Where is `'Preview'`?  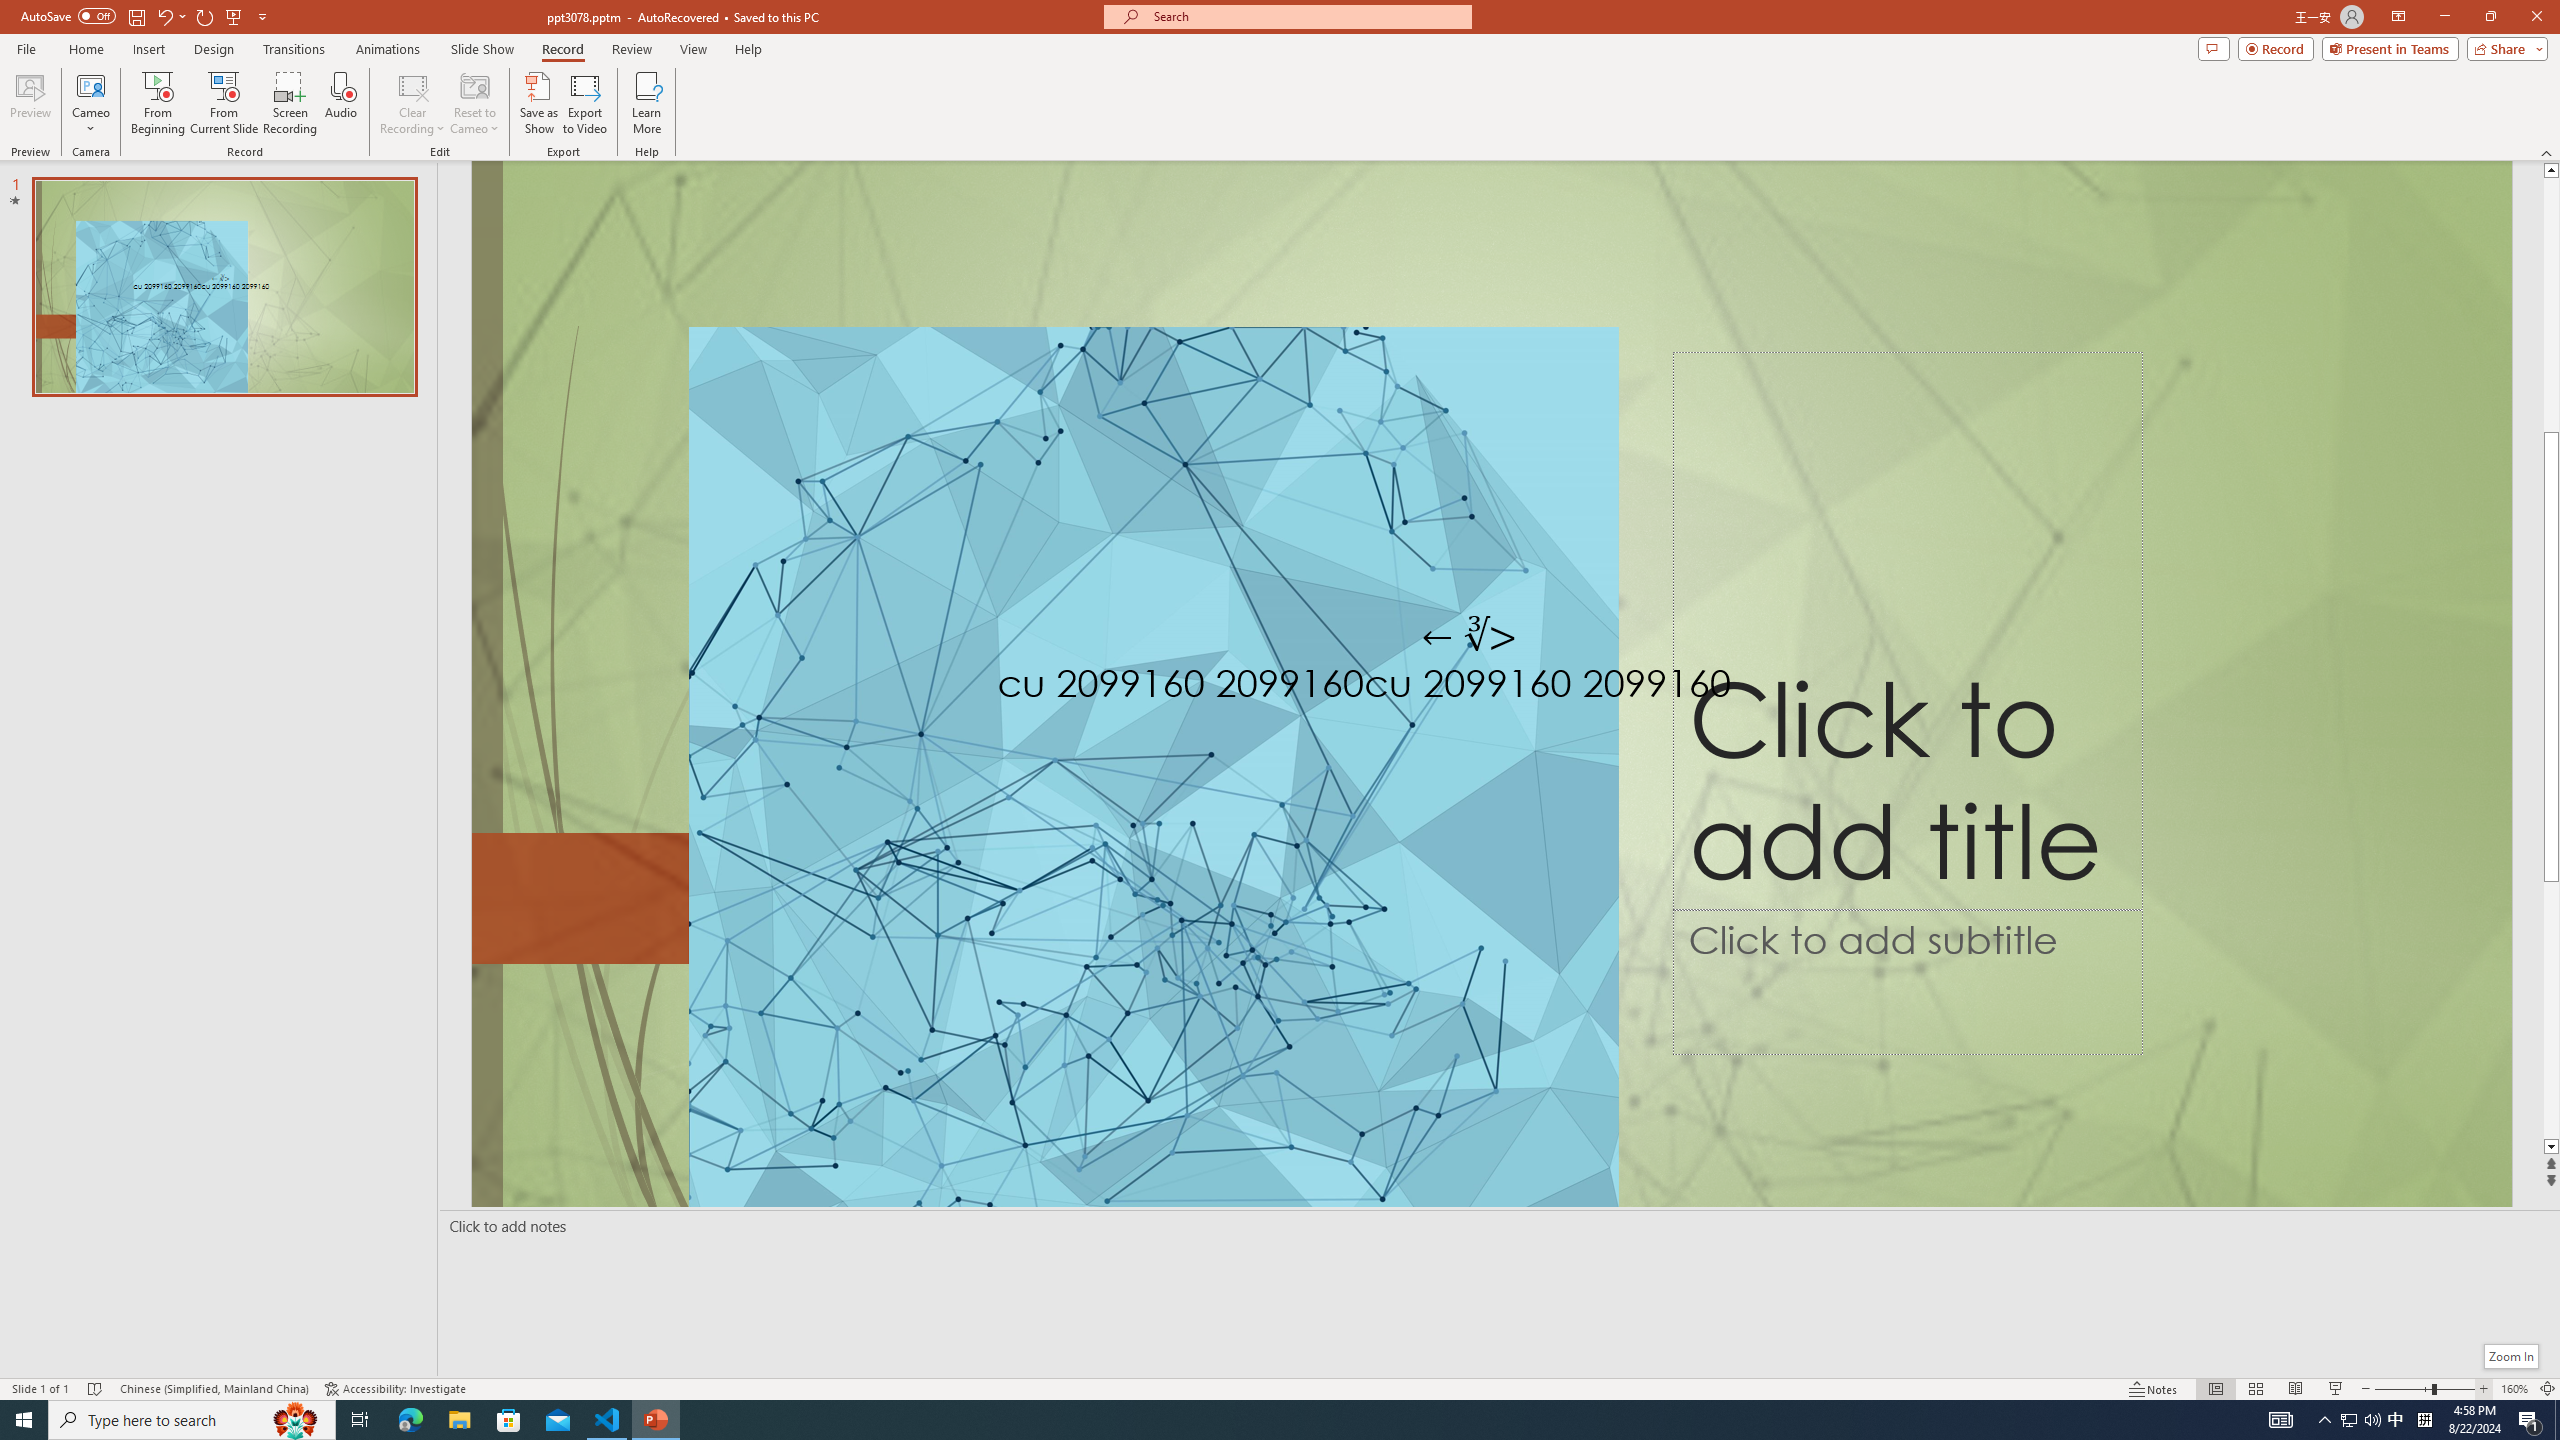
'Preview' is located at coordinates (29, 103).